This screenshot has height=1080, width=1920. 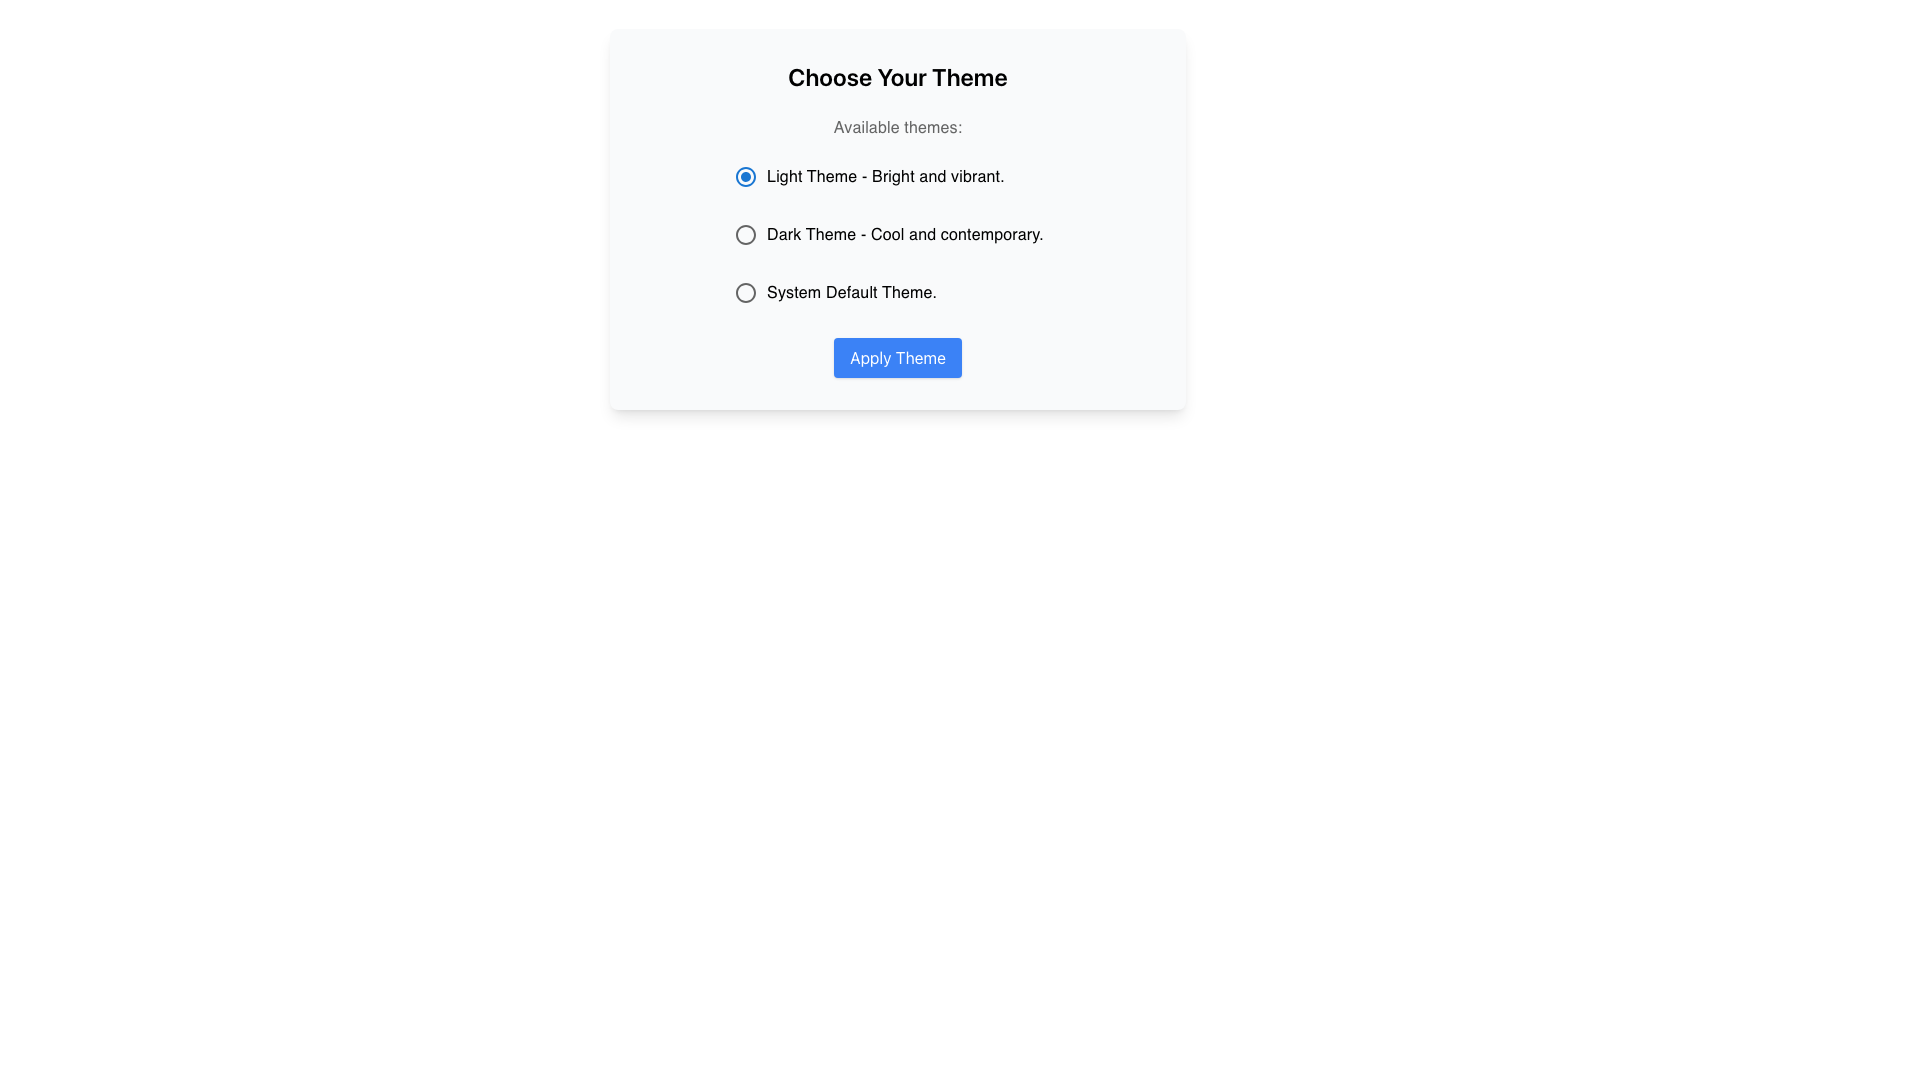 I want to click on the first circular radio button styled with a thin black border, so click(x=745, y=234).